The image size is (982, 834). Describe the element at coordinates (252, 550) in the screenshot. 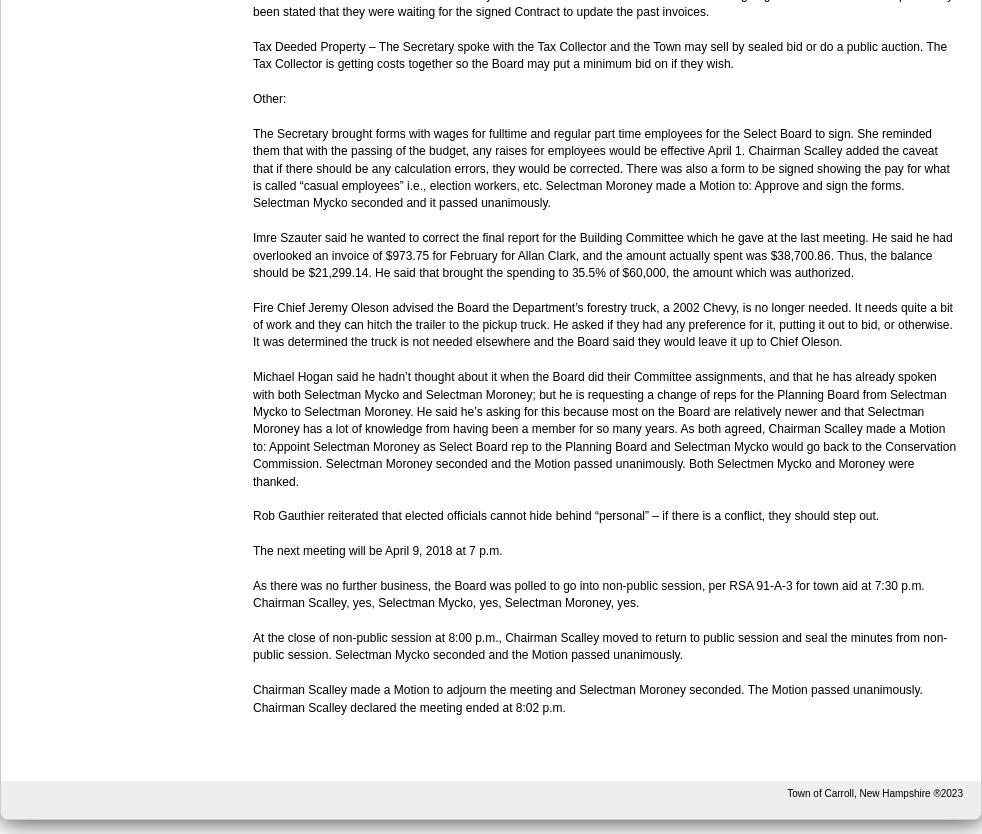

I see `'The next meeting will be April 9, 2018 at 7 p.m.'` at that location.